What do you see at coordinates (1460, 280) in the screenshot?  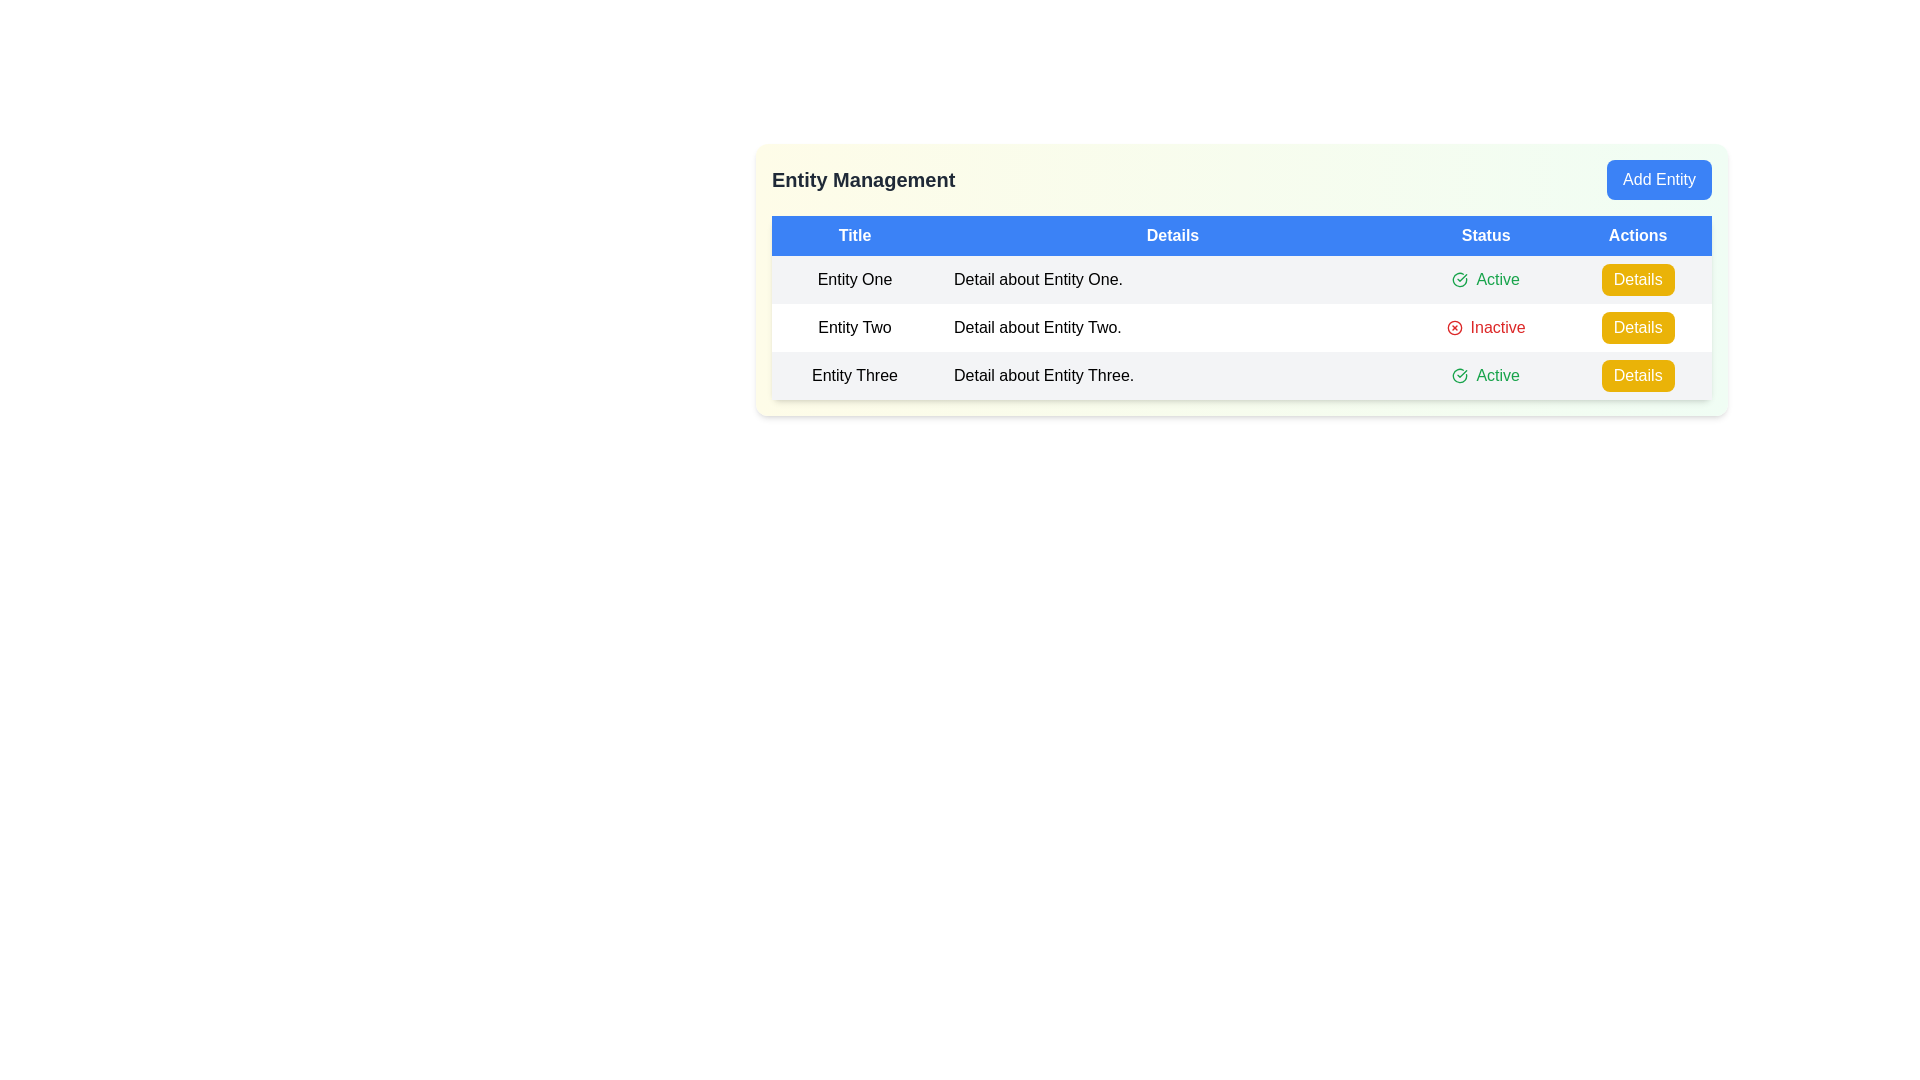 I see `the decorative icon representing the status of 'Entity Three' located in the 'Status' column, which shows a checkmark indicating an active status` at bounding box center [1460, 280].